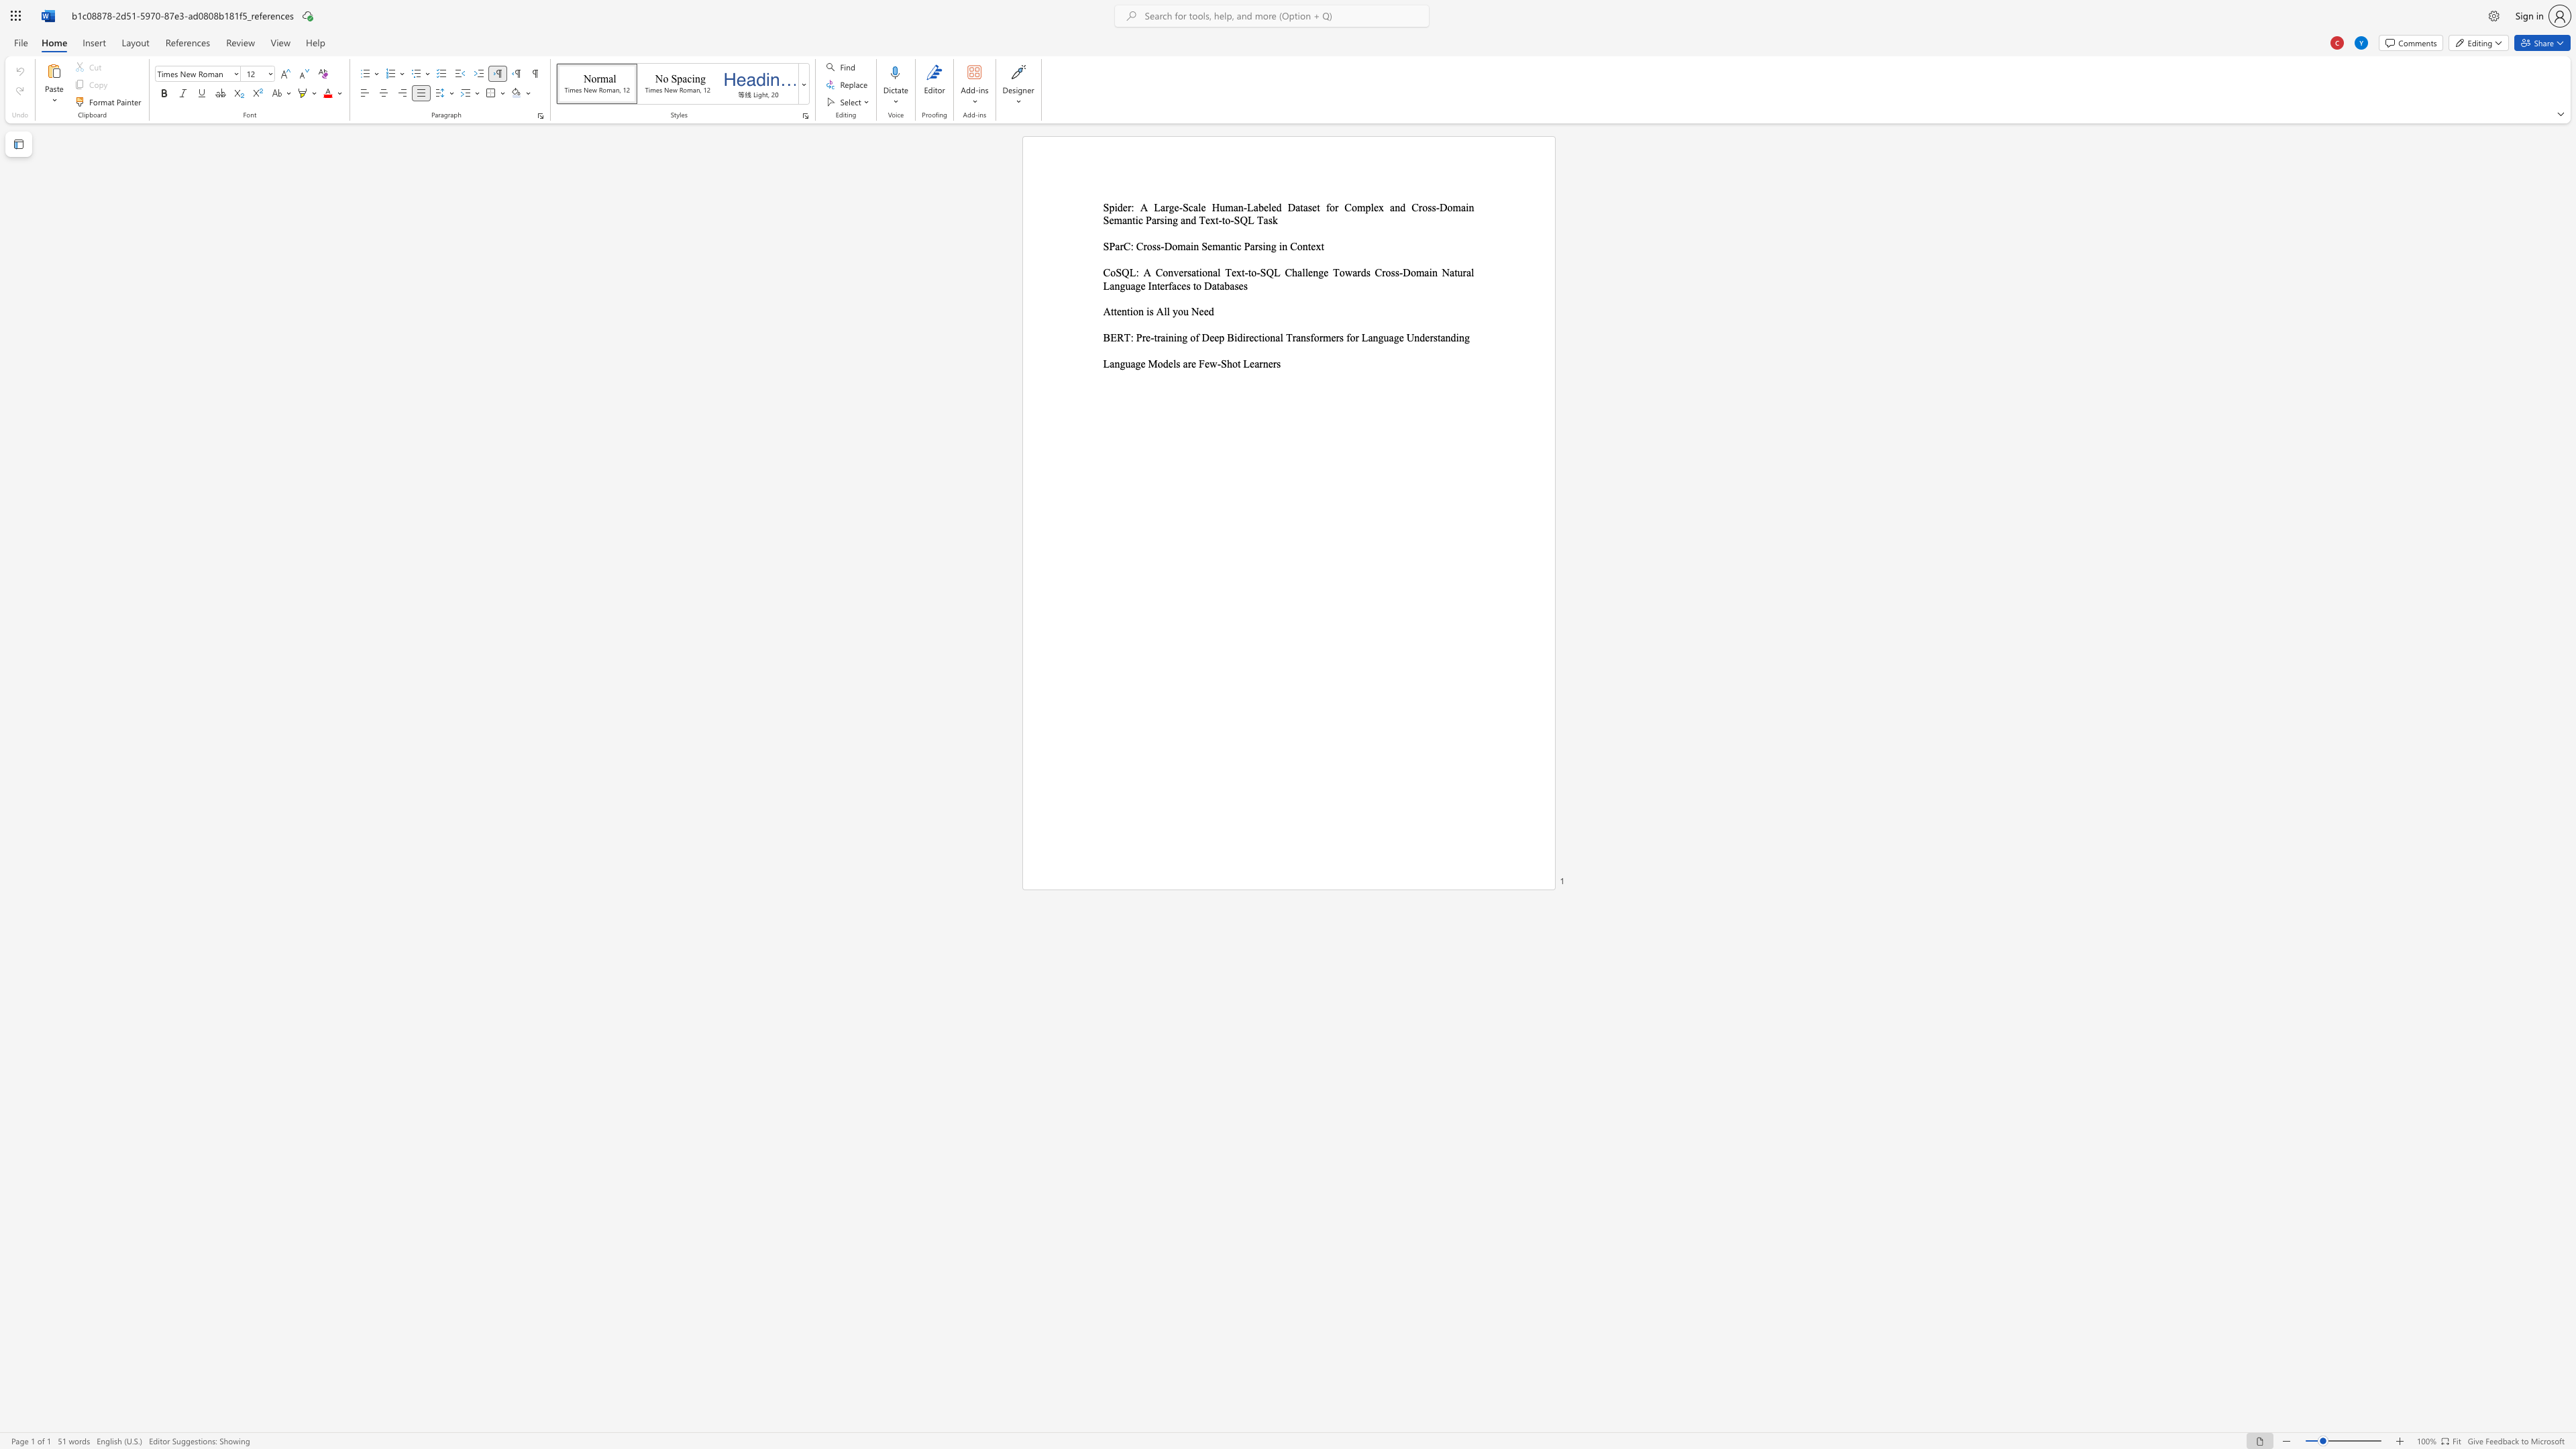 This screenshot has height=1449, width=2576. Describe the element at coordinates (1312, 336) in the screenshot. I see `the 2th character "f" in the text` at that location.